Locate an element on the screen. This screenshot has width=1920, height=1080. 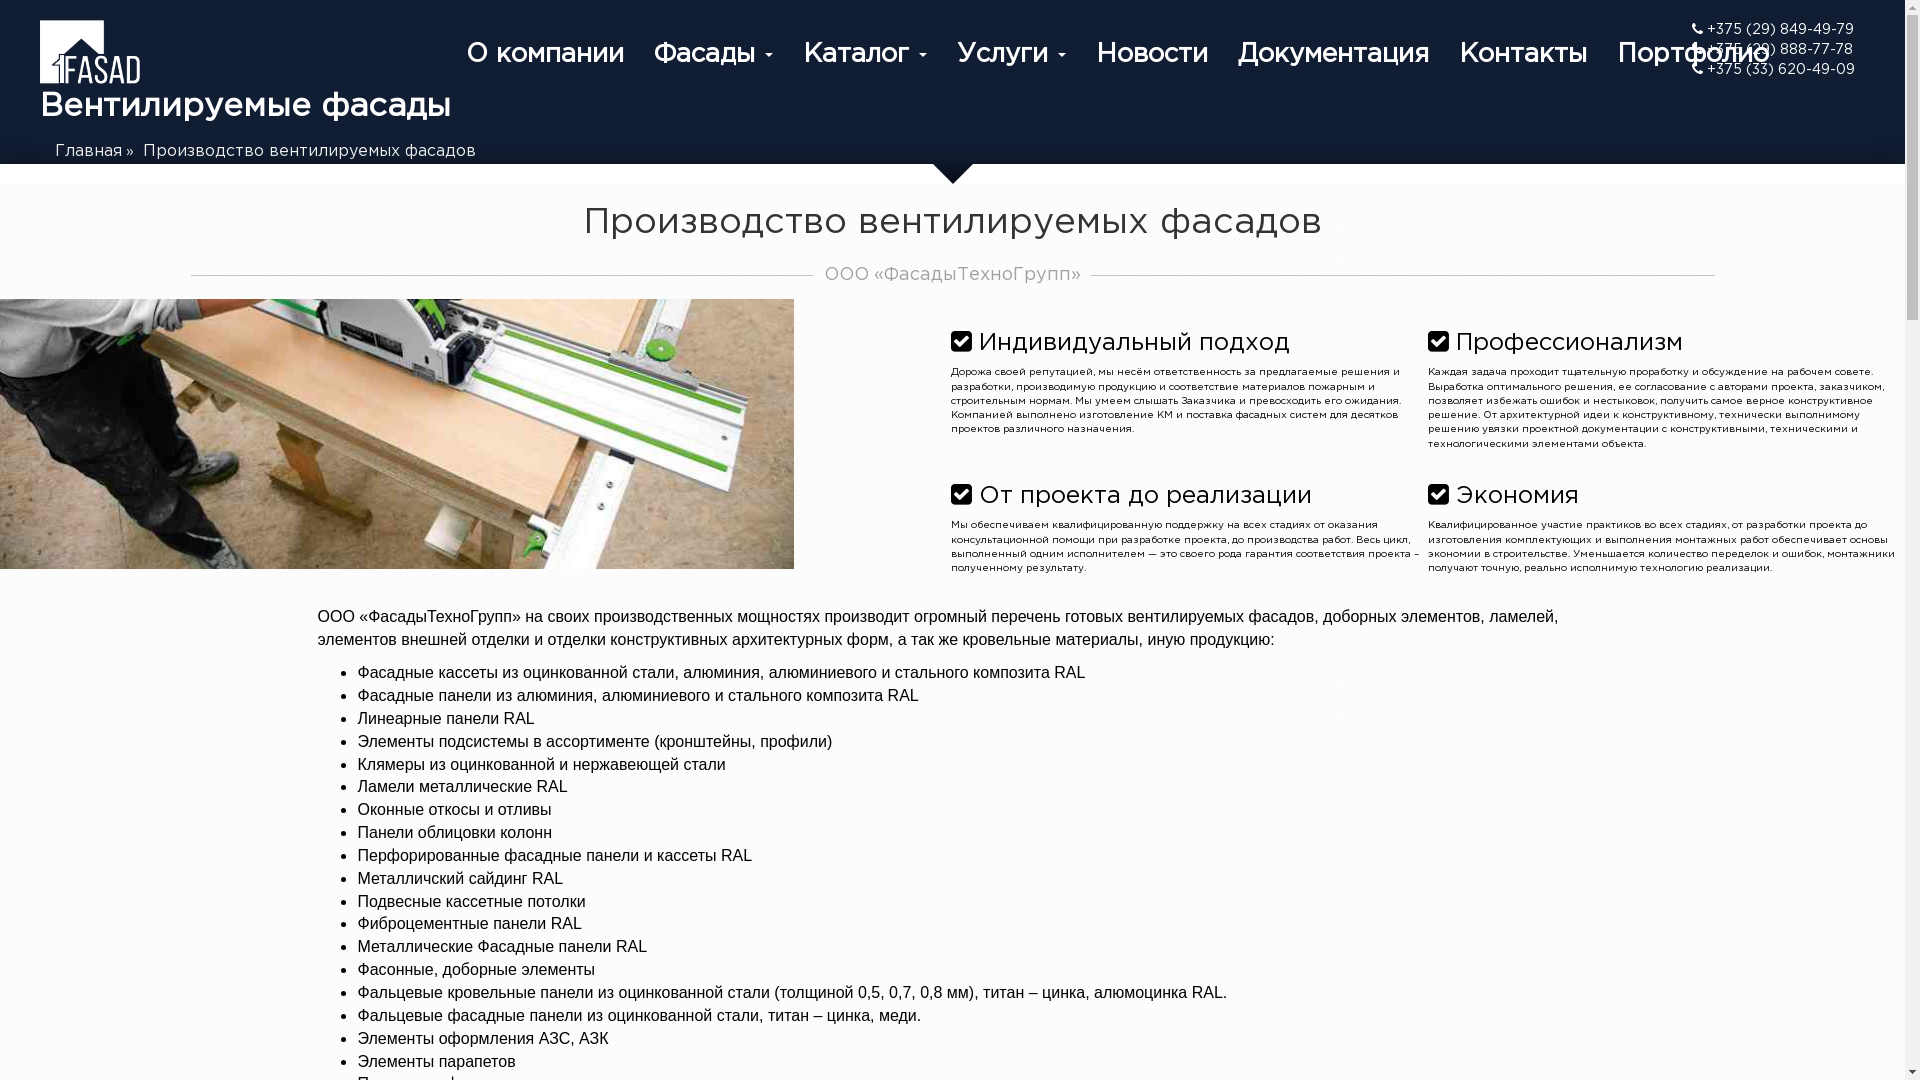
'+375 (29) 888-77-78' is located at coordinates (1773, 49).